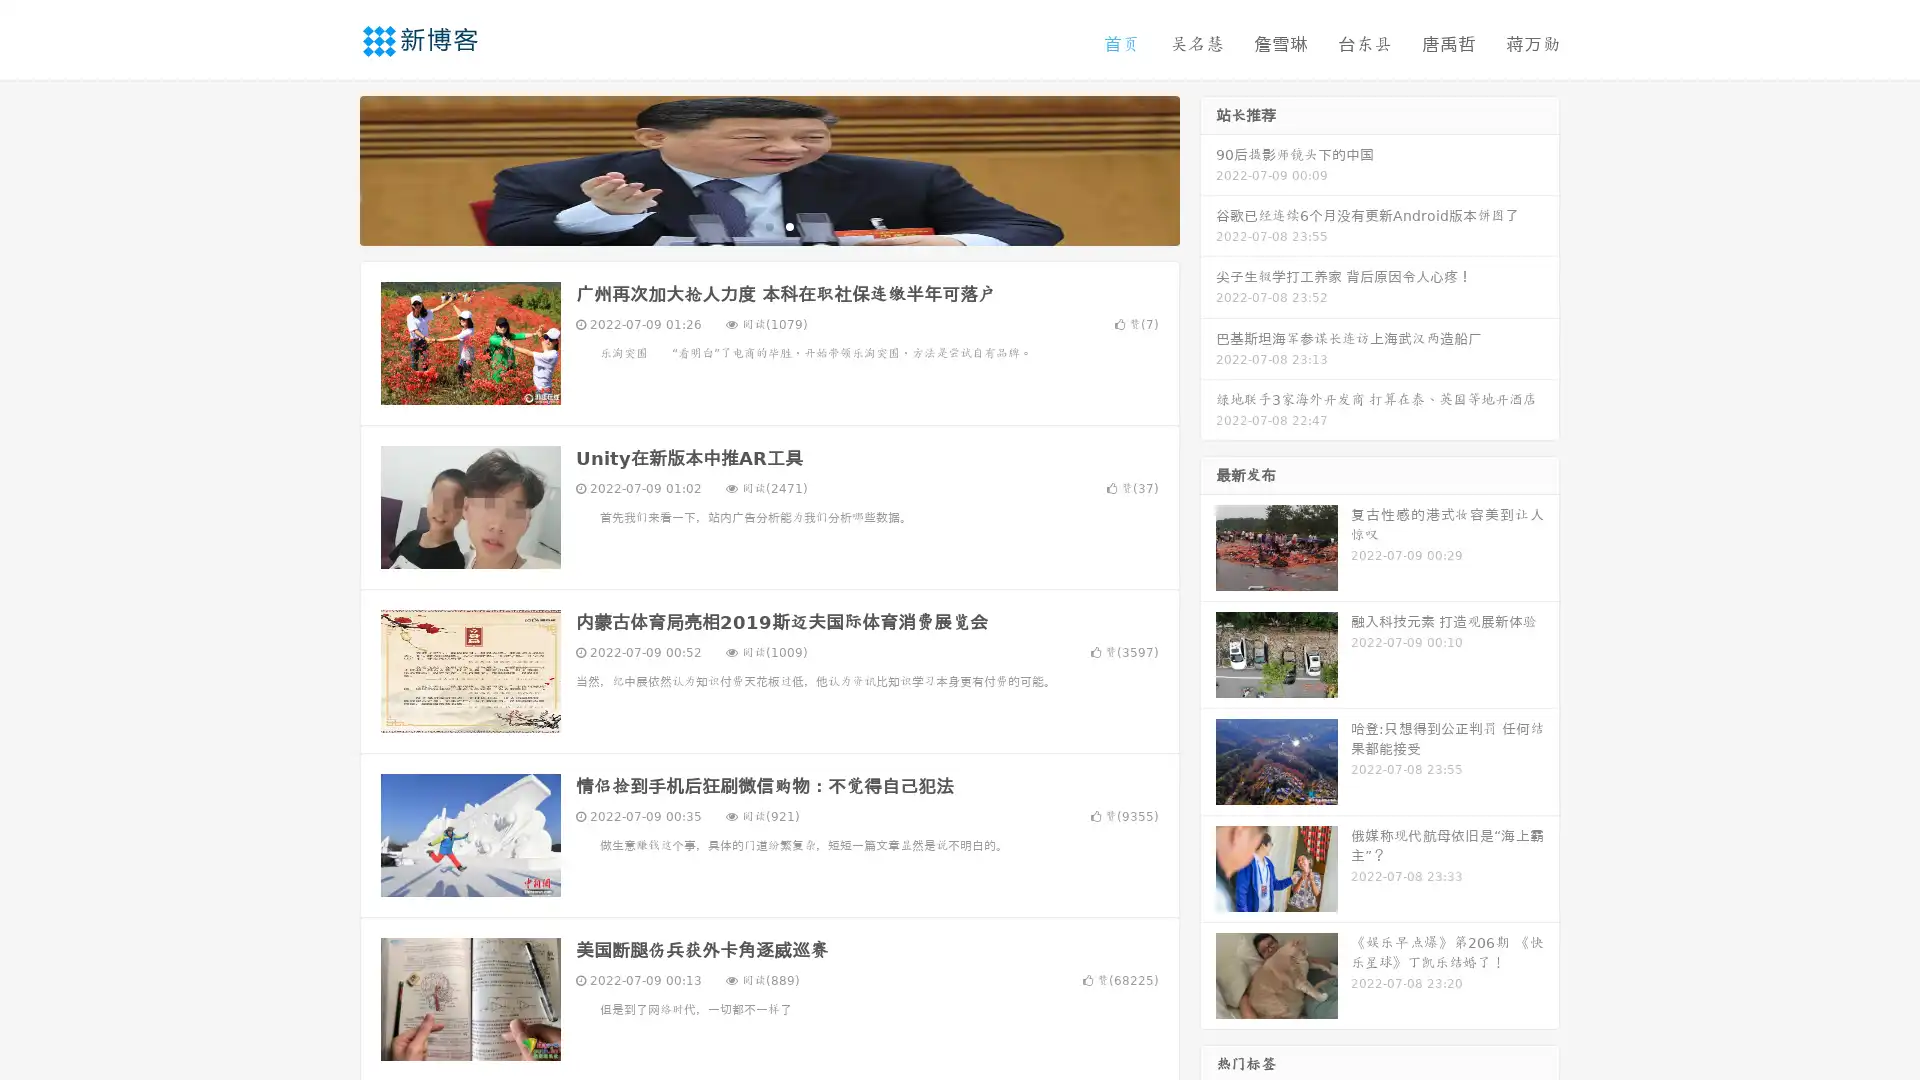 The height and width of the screenshot is (1080, 1920). I want to click on Next slide, so click(1208, 168).